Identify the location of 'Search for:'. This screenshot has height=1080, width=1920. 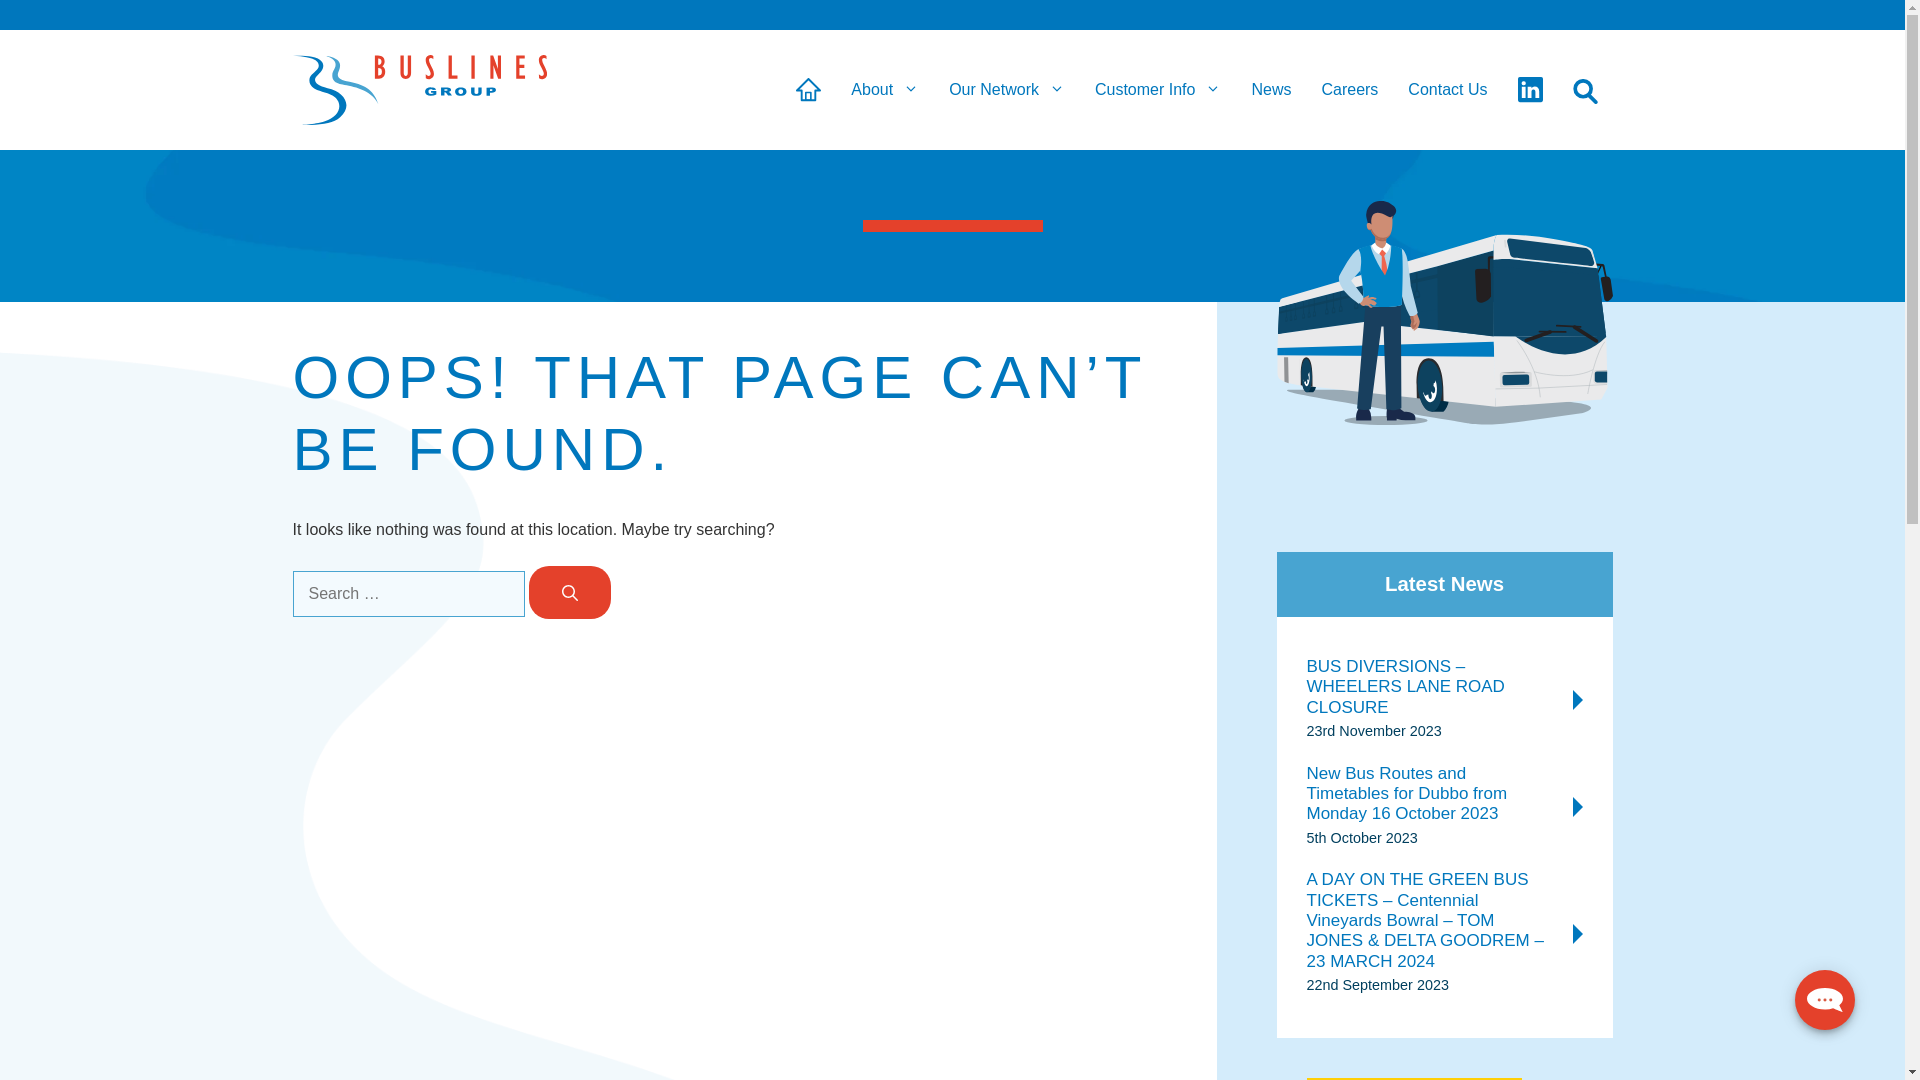
(291, 593).